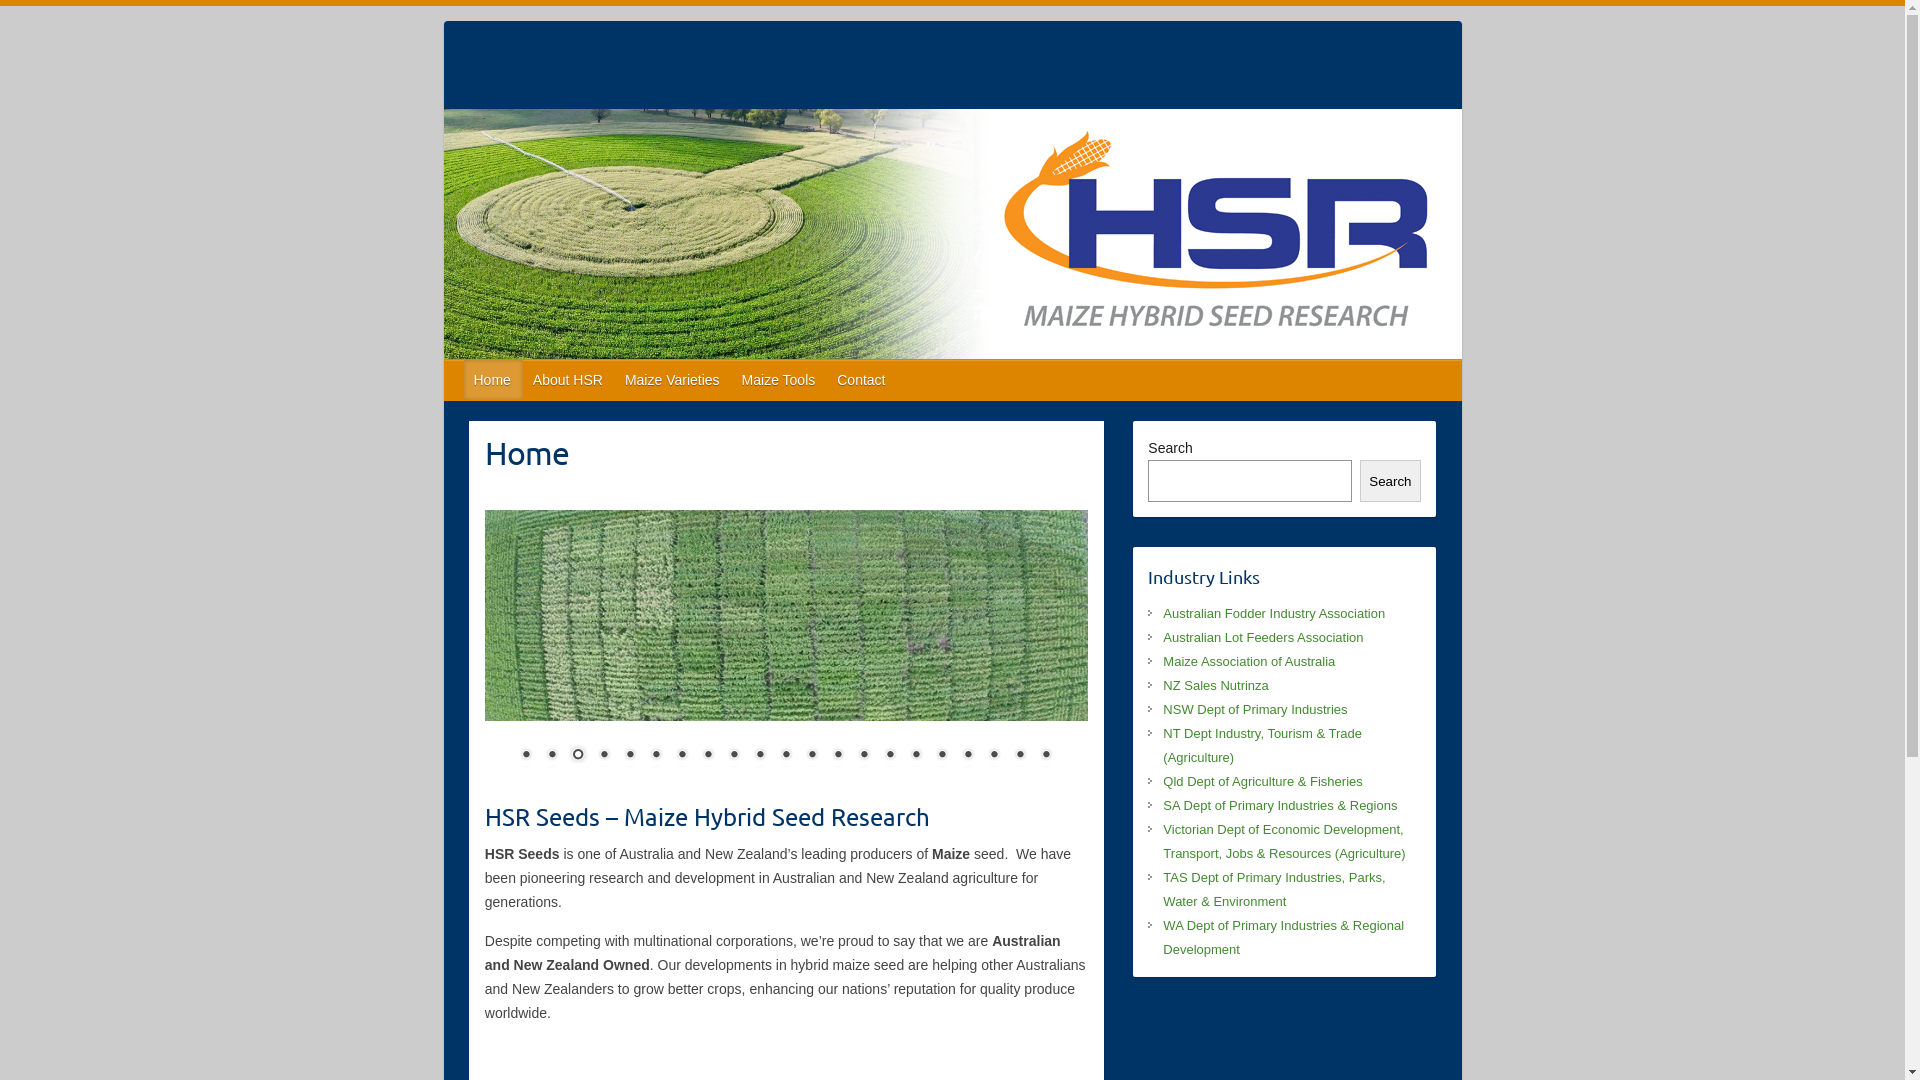  Describe the element at coordinates (1162, 684) in the screenshot. I see `'NZ Sales Nutrinza'` at that location.